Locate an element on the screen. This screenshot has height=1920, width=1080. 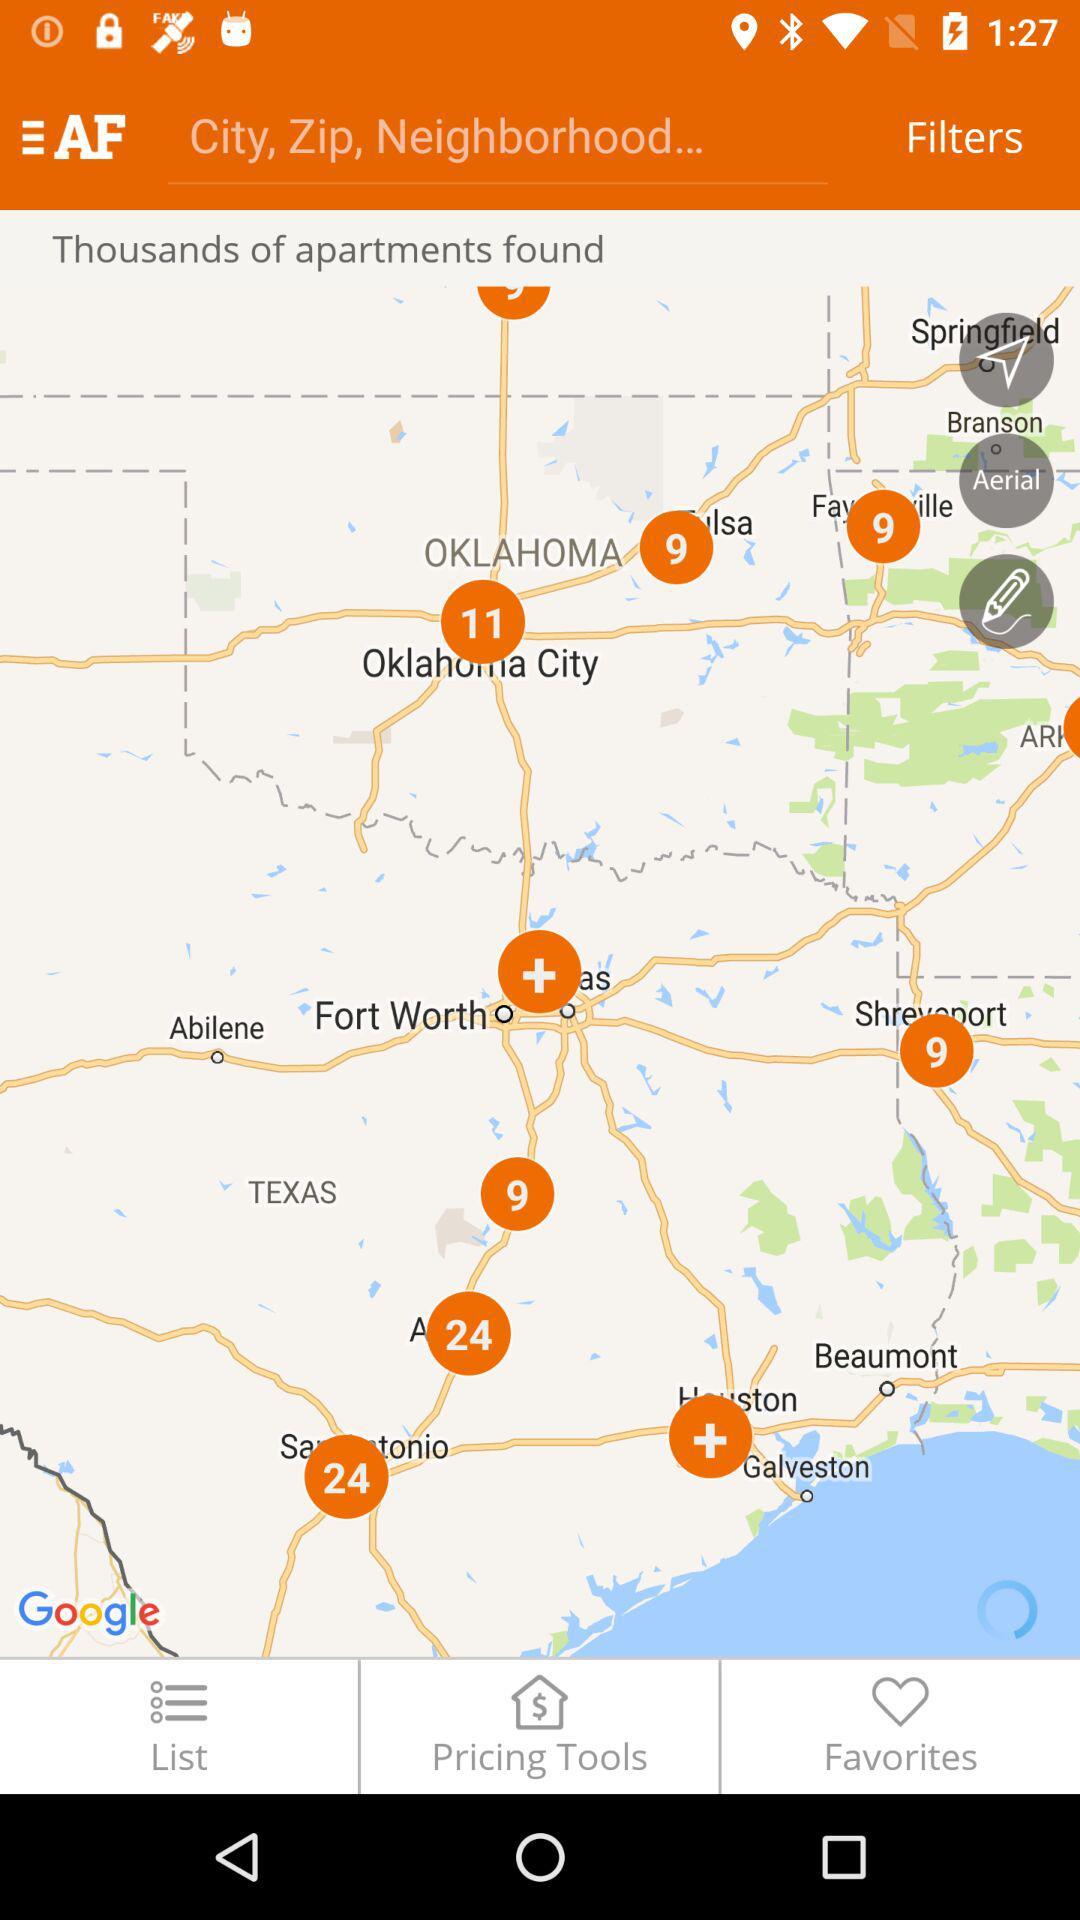
navigation option is located at coordinates (1006, 360).